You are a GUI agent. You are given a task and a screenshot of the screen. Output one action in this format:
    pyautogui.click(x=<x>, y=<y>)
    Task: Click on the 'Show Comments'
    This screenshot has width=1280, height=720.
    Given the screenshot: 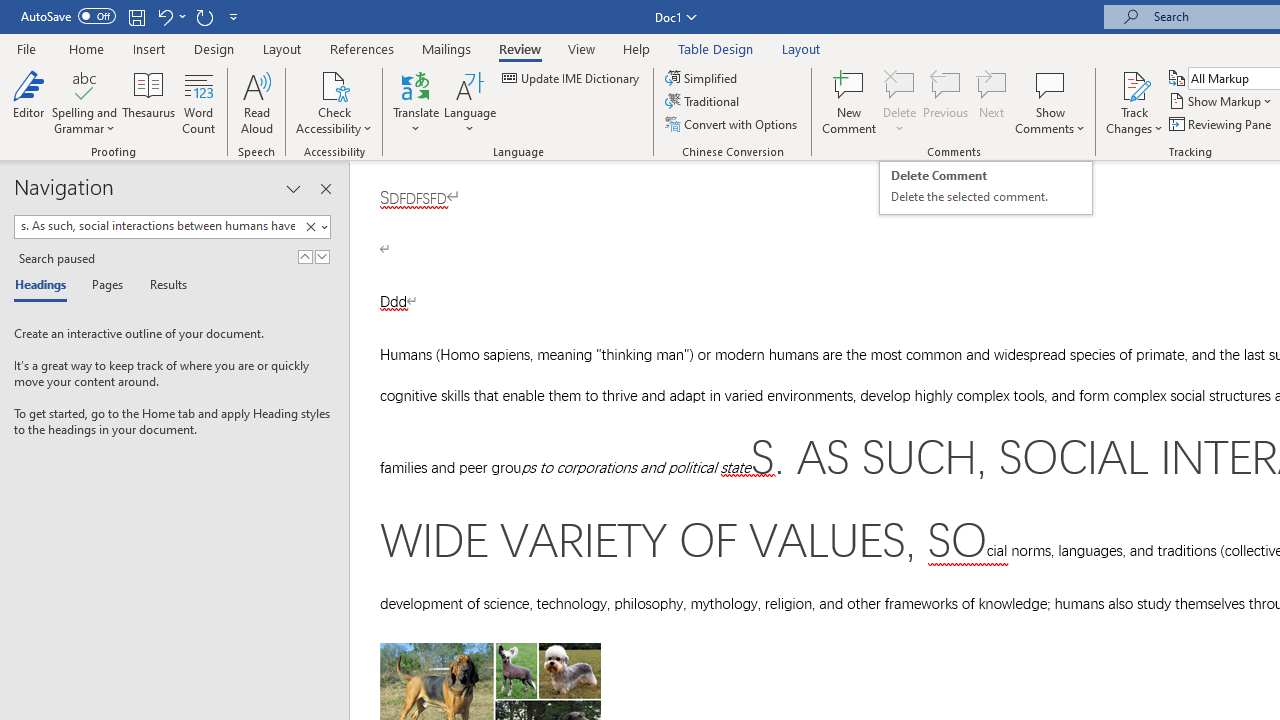 What is the action you would take?
    pyautogui.click(x=1049, y=103)
    